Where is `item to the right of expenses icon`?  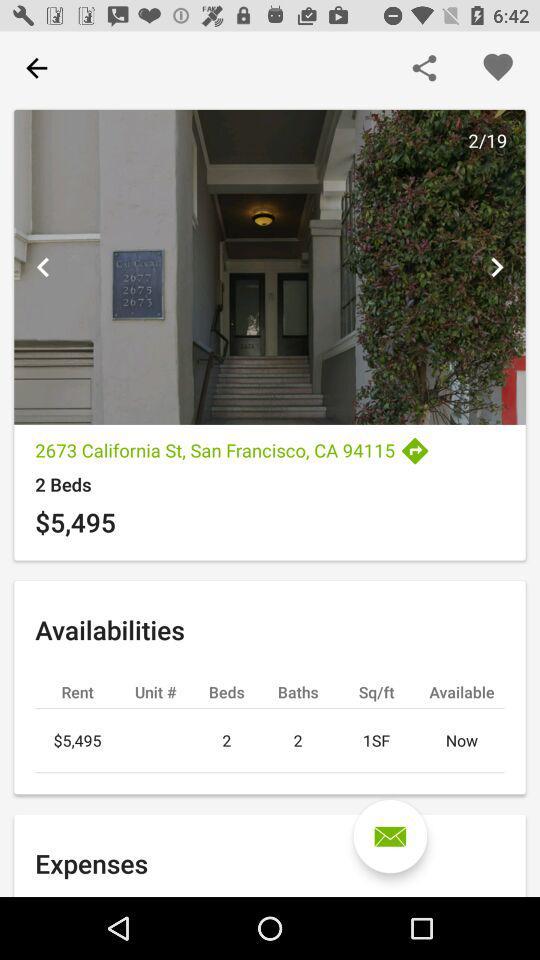
item to the right of expenses icon is located at coordinates (390, 836).